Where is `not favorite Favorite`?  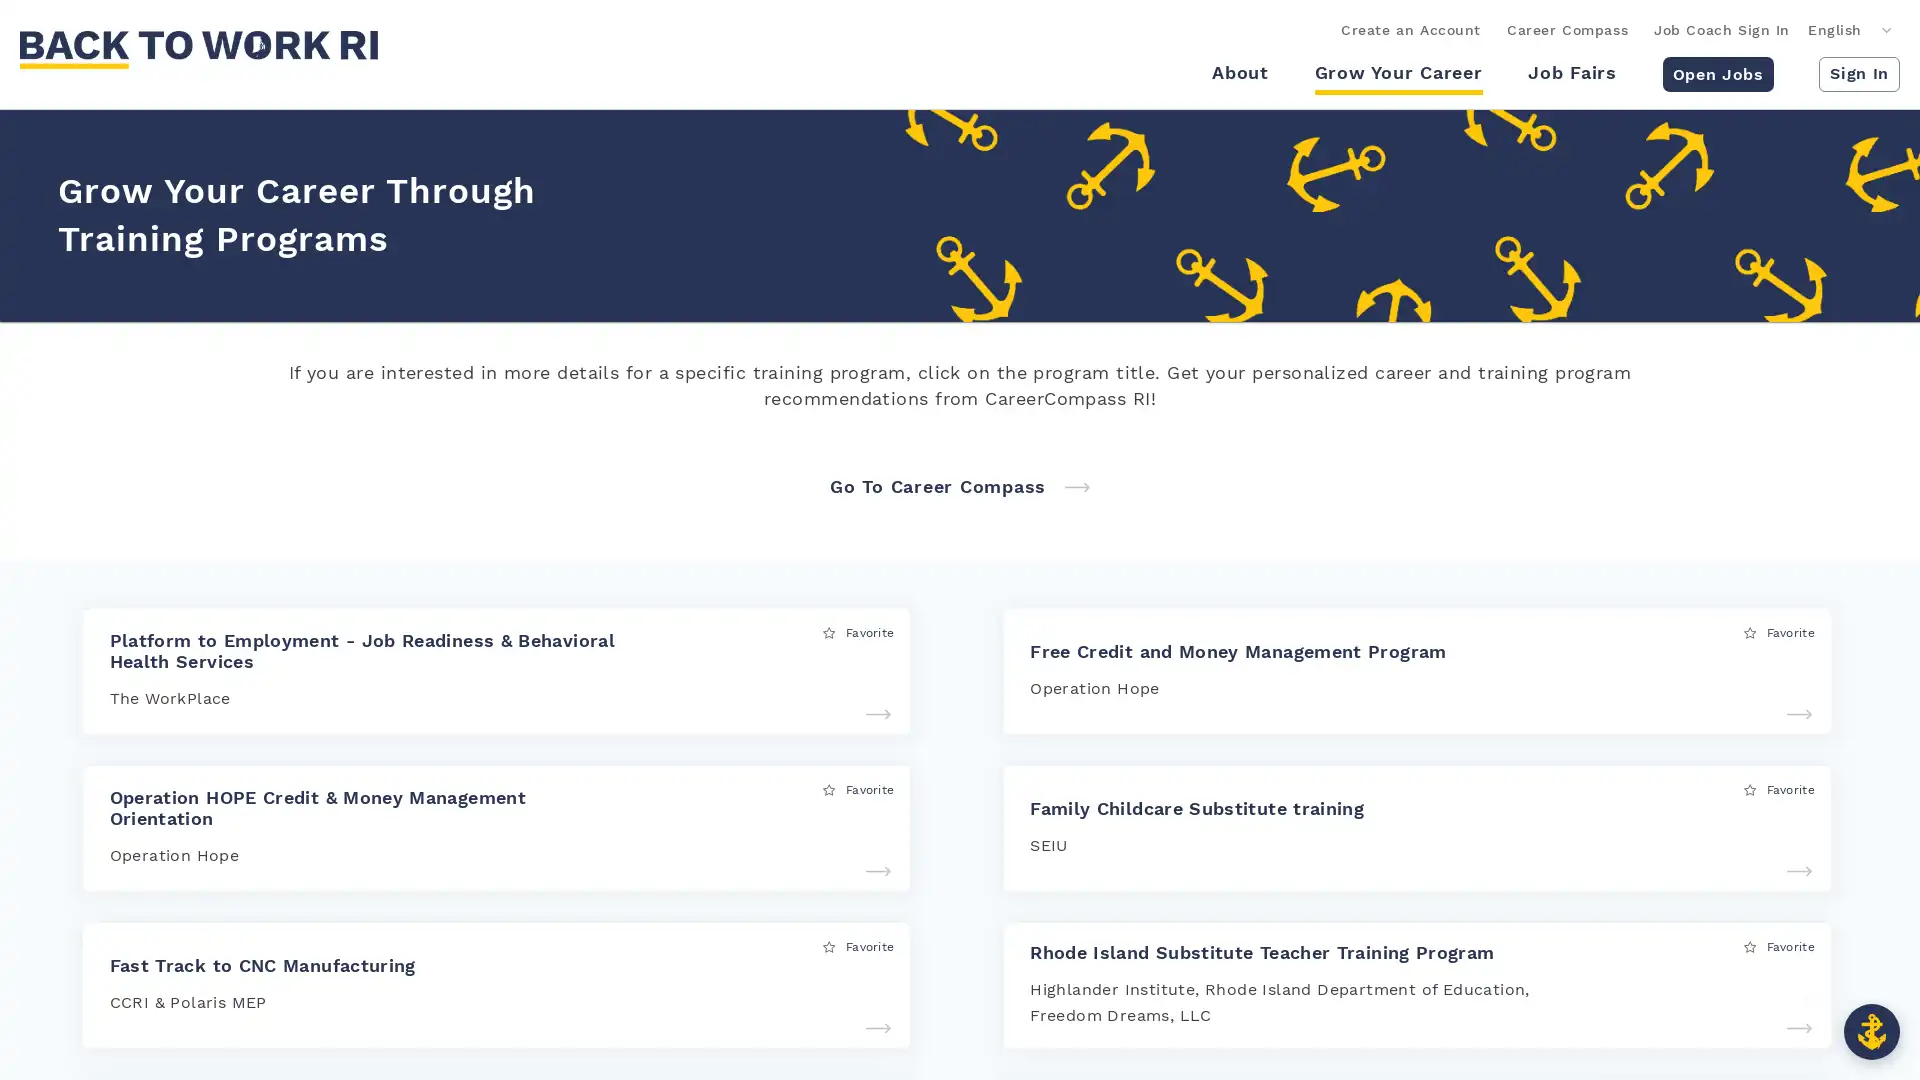
not favorite Favorite is located at coordinates (858, 788).